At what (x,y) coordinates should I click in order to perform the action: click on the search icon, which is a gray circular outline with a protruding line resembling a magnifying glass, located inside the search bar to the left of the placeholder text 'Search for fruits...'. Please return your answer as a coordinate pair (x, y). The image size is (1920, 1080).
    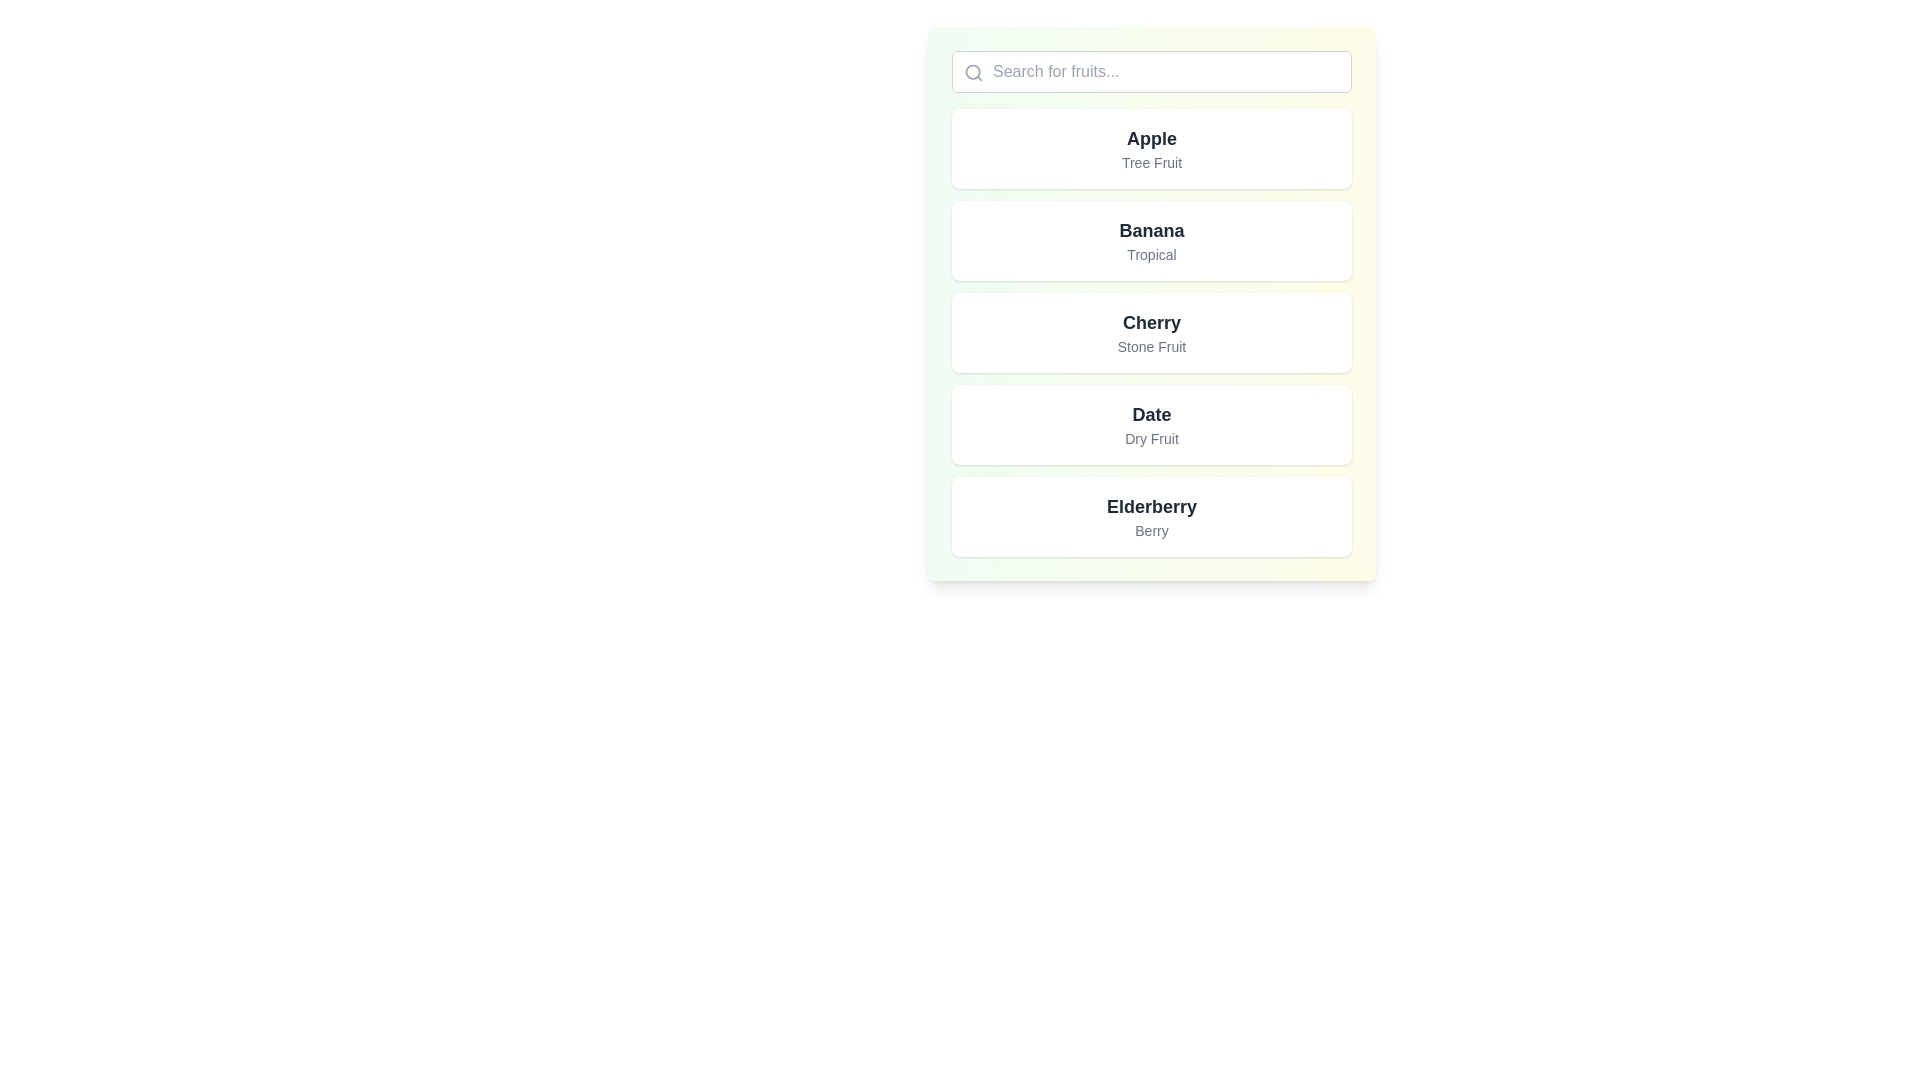
    Looking at the image, I should click on (974, 72).